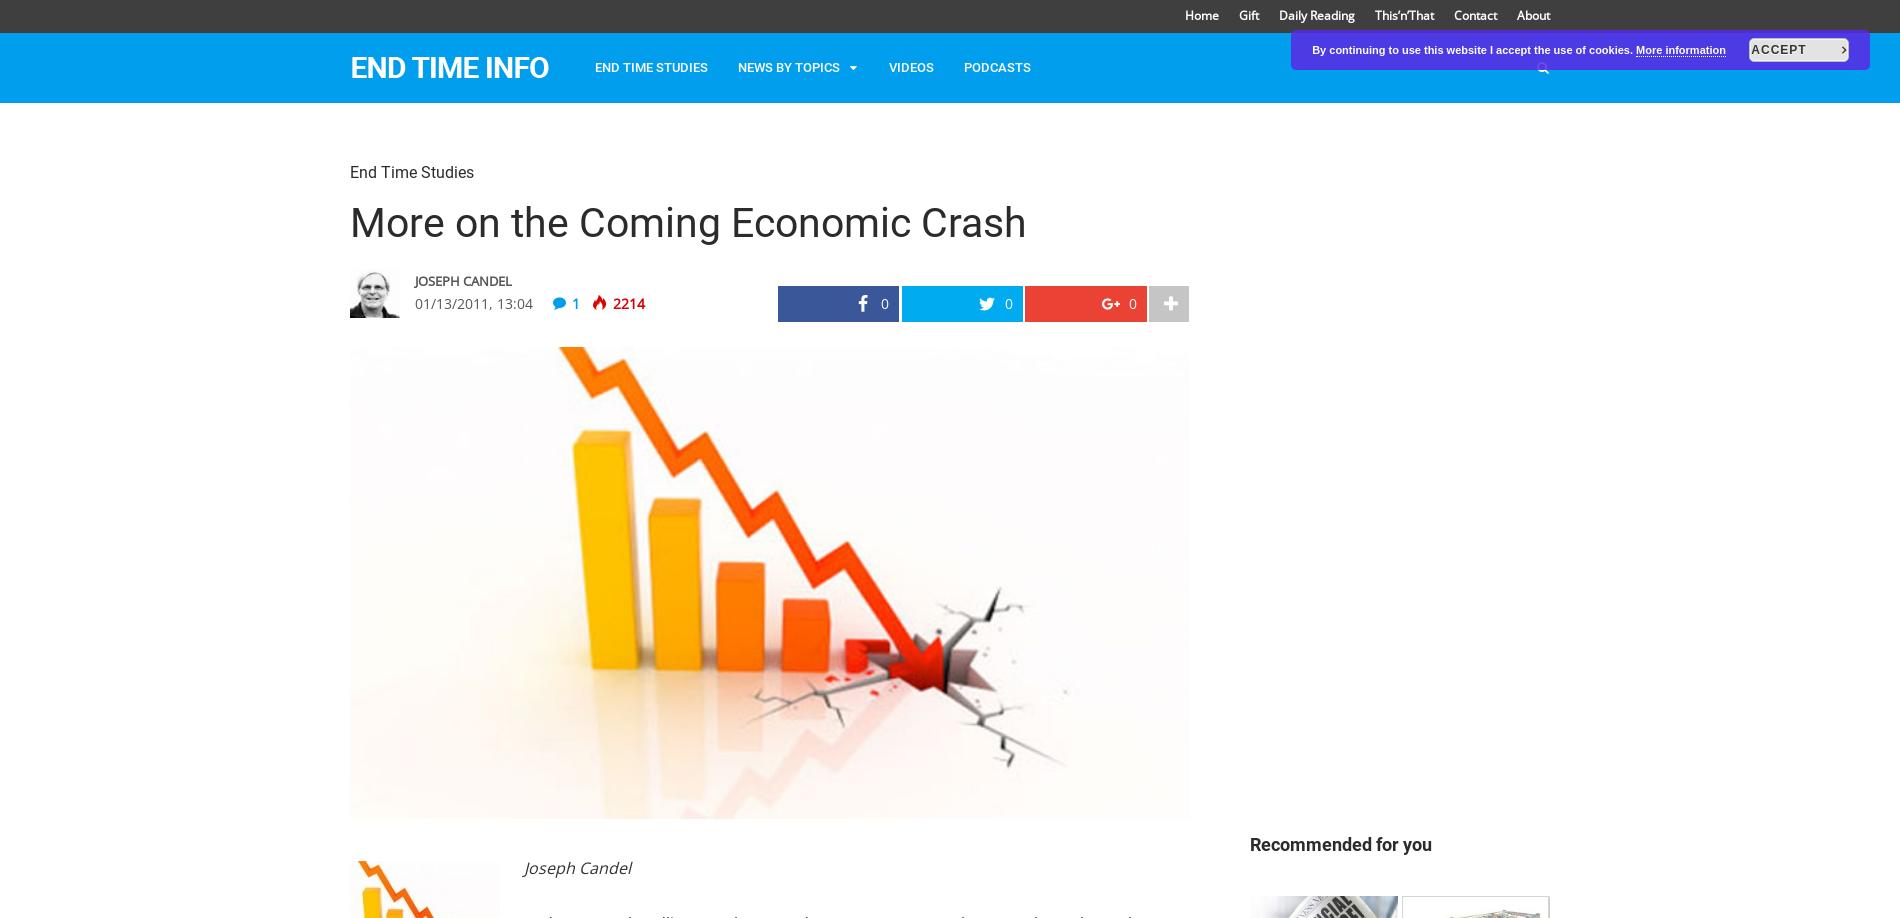  I want to click on 'By continuing to use this website I accept the use of cookies.', so click(1474, 50).